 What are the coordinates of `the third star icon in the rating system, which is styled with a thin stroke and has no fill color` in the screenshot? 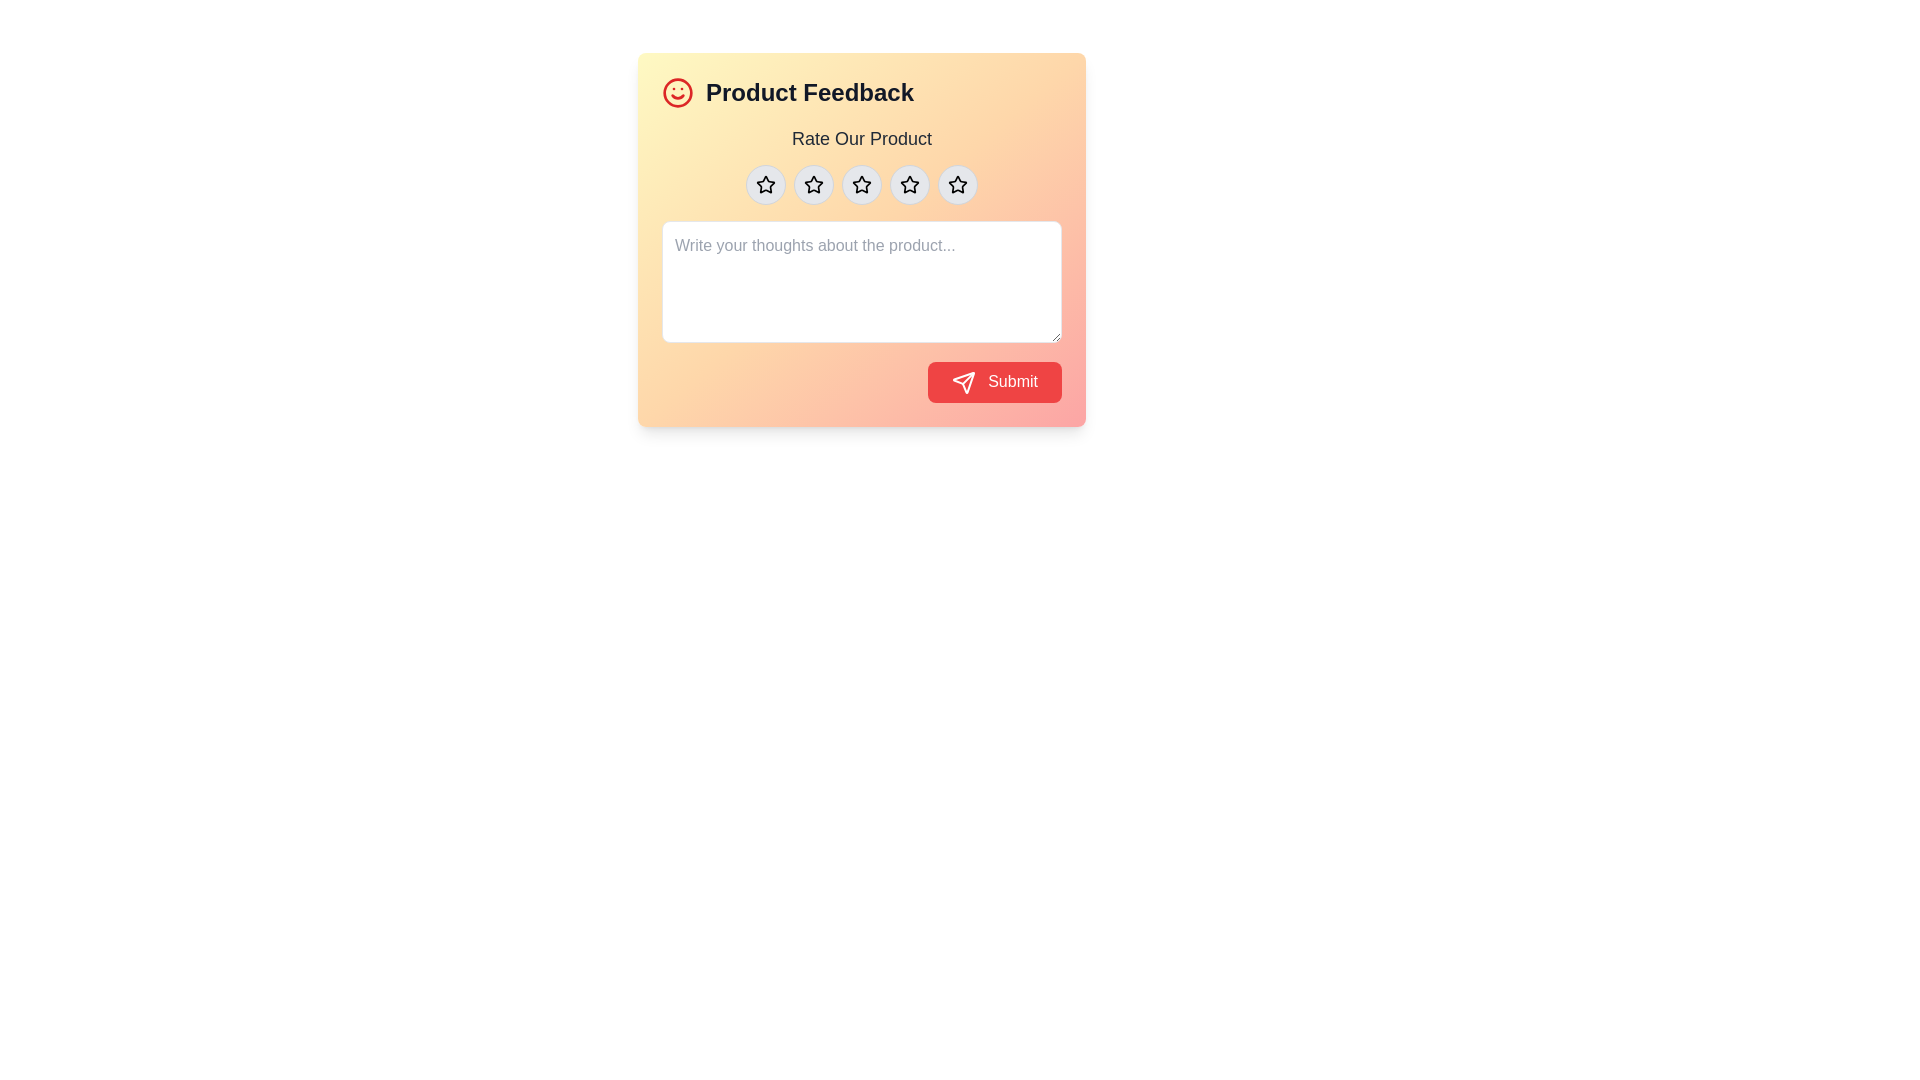 It's located at (814, 185).